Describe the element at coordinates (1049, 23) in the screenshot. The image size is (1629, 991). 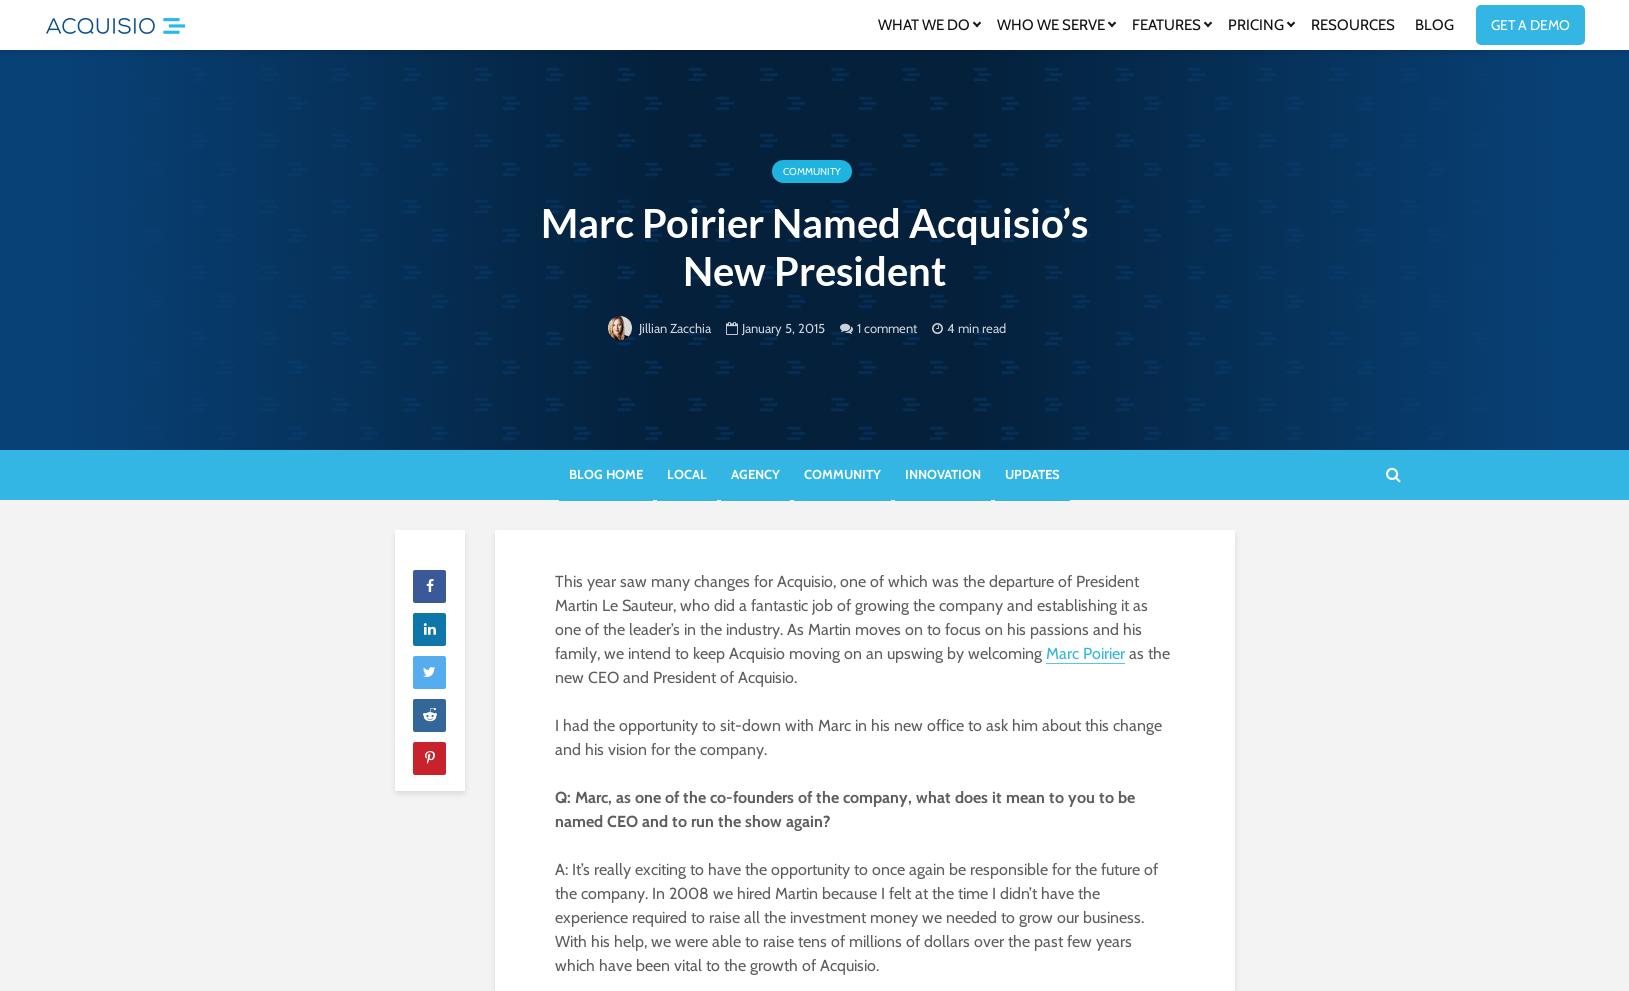
I see `'Who We Serve'` at that location.